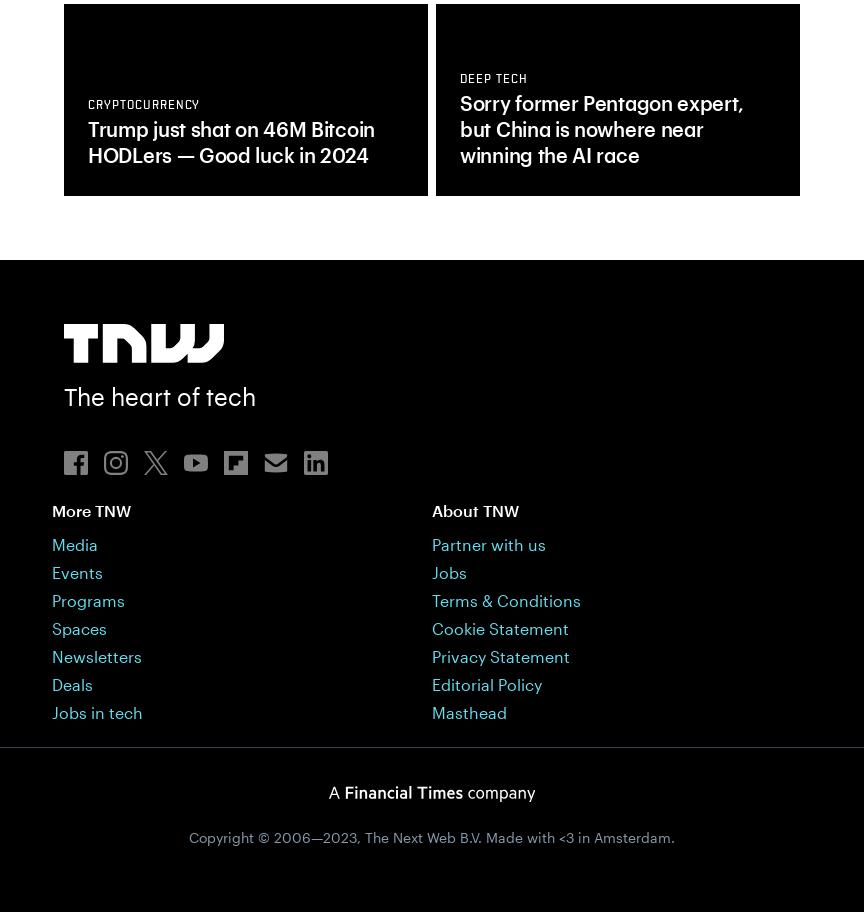  Describe the element at coordinates (487, 682) in the screenshot. I see `'Editorial Policy'` at that location.